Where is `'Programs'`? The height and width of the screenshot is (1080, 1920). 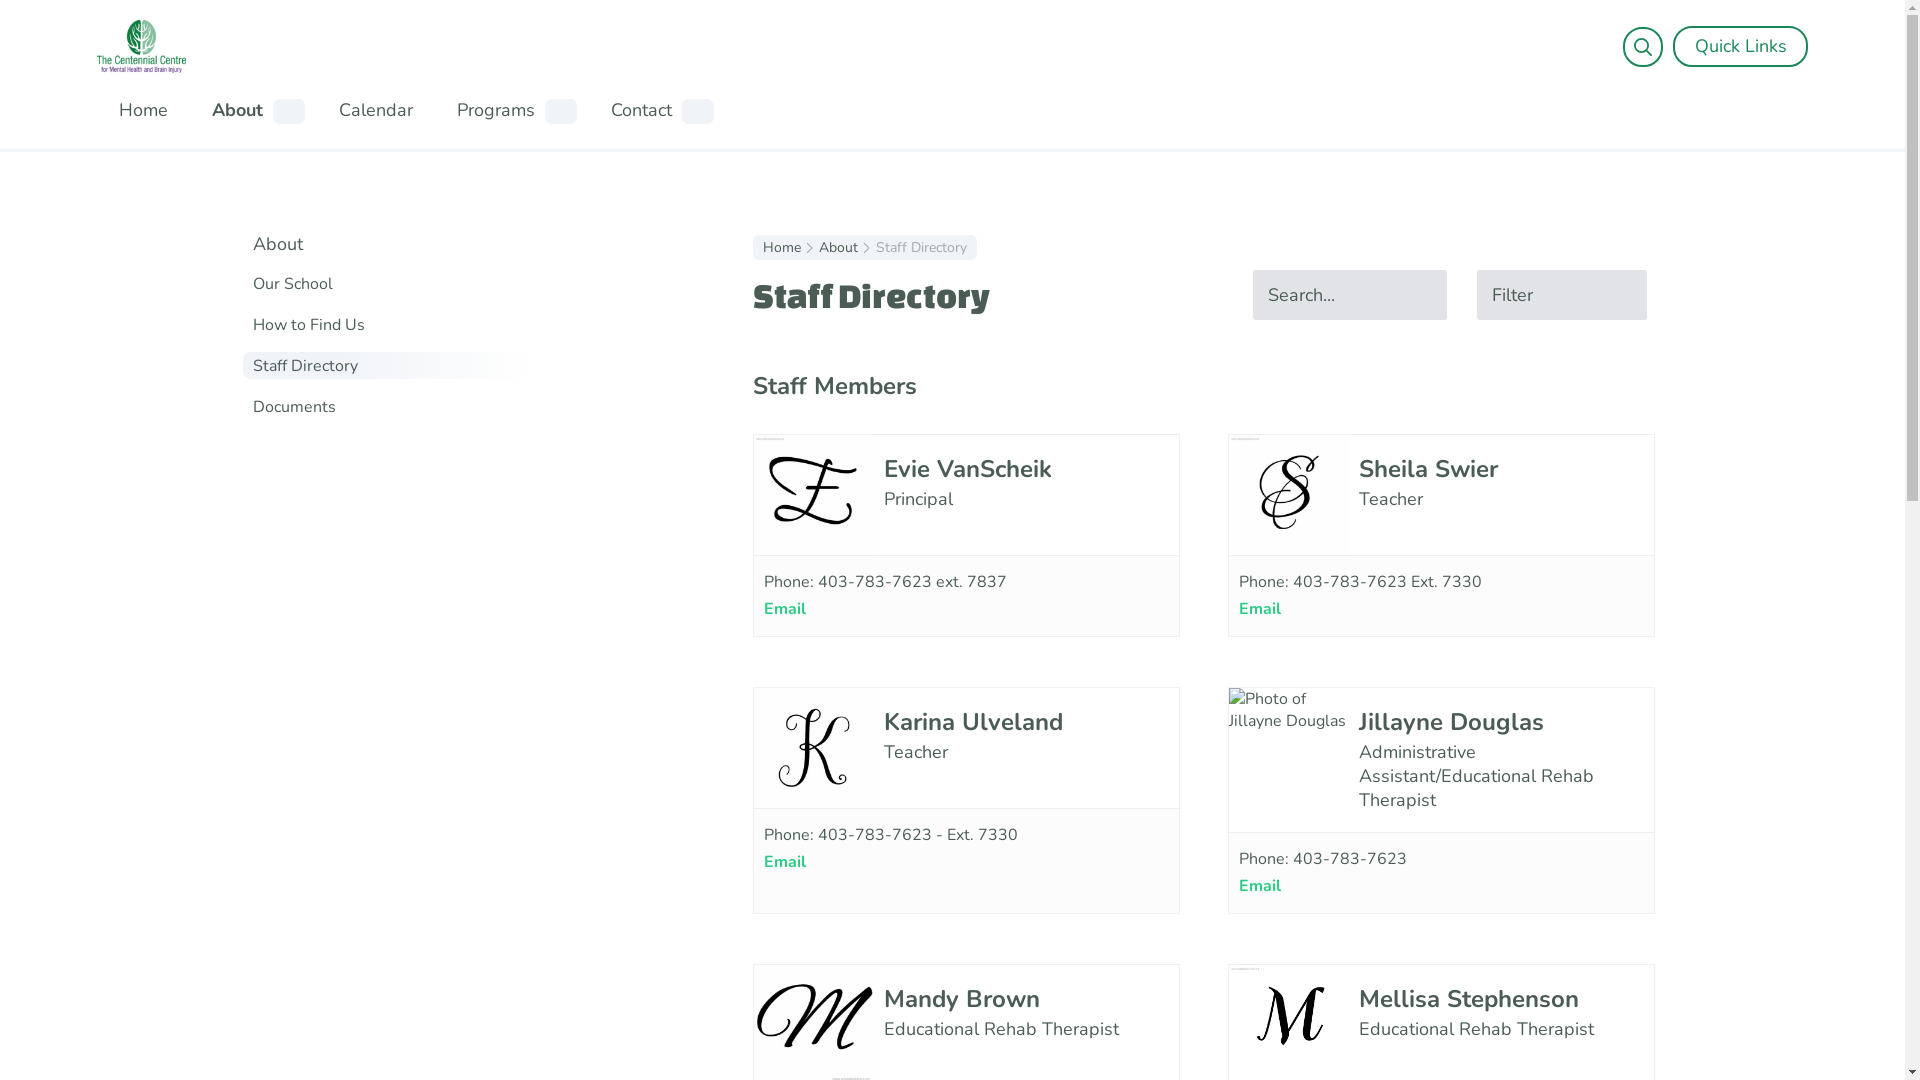 'Programs' is located at coordinates (494, 110).